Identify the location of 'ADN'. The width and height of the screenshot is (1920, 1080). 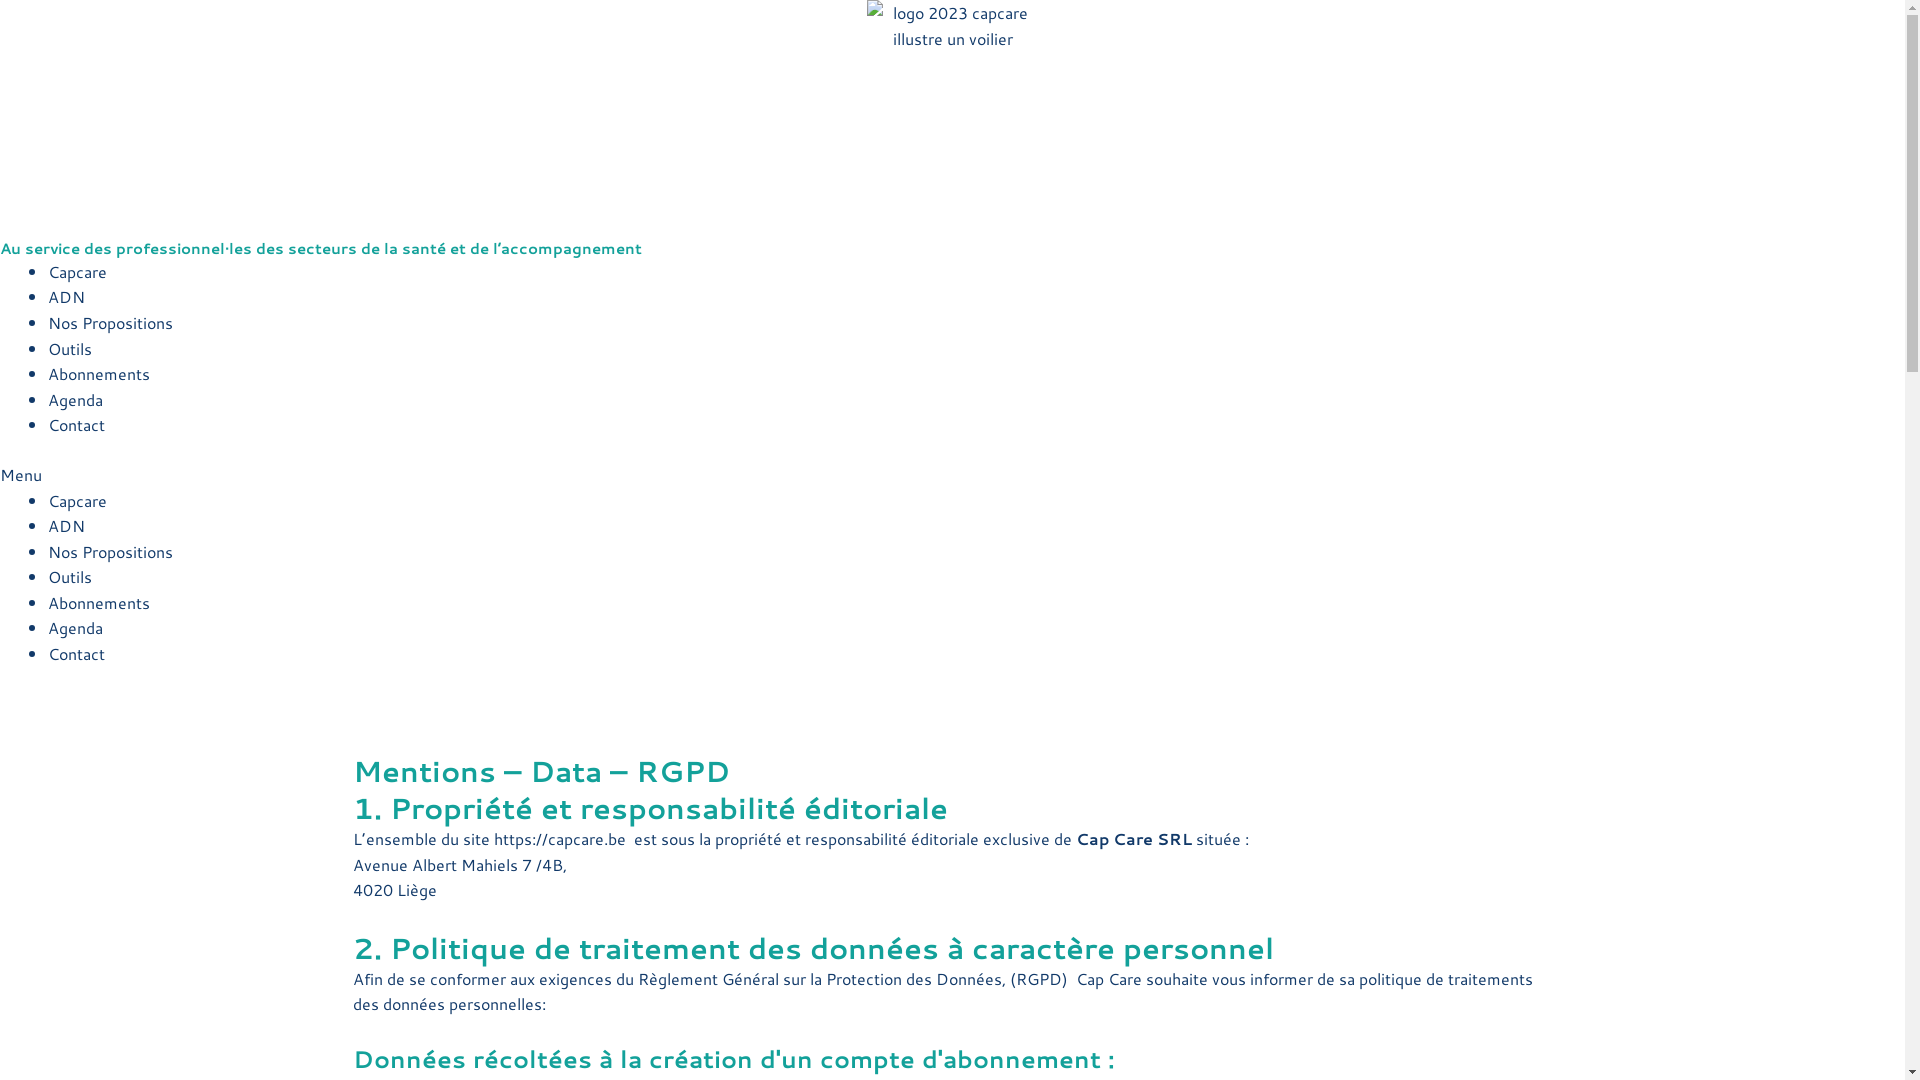
(66, 296).